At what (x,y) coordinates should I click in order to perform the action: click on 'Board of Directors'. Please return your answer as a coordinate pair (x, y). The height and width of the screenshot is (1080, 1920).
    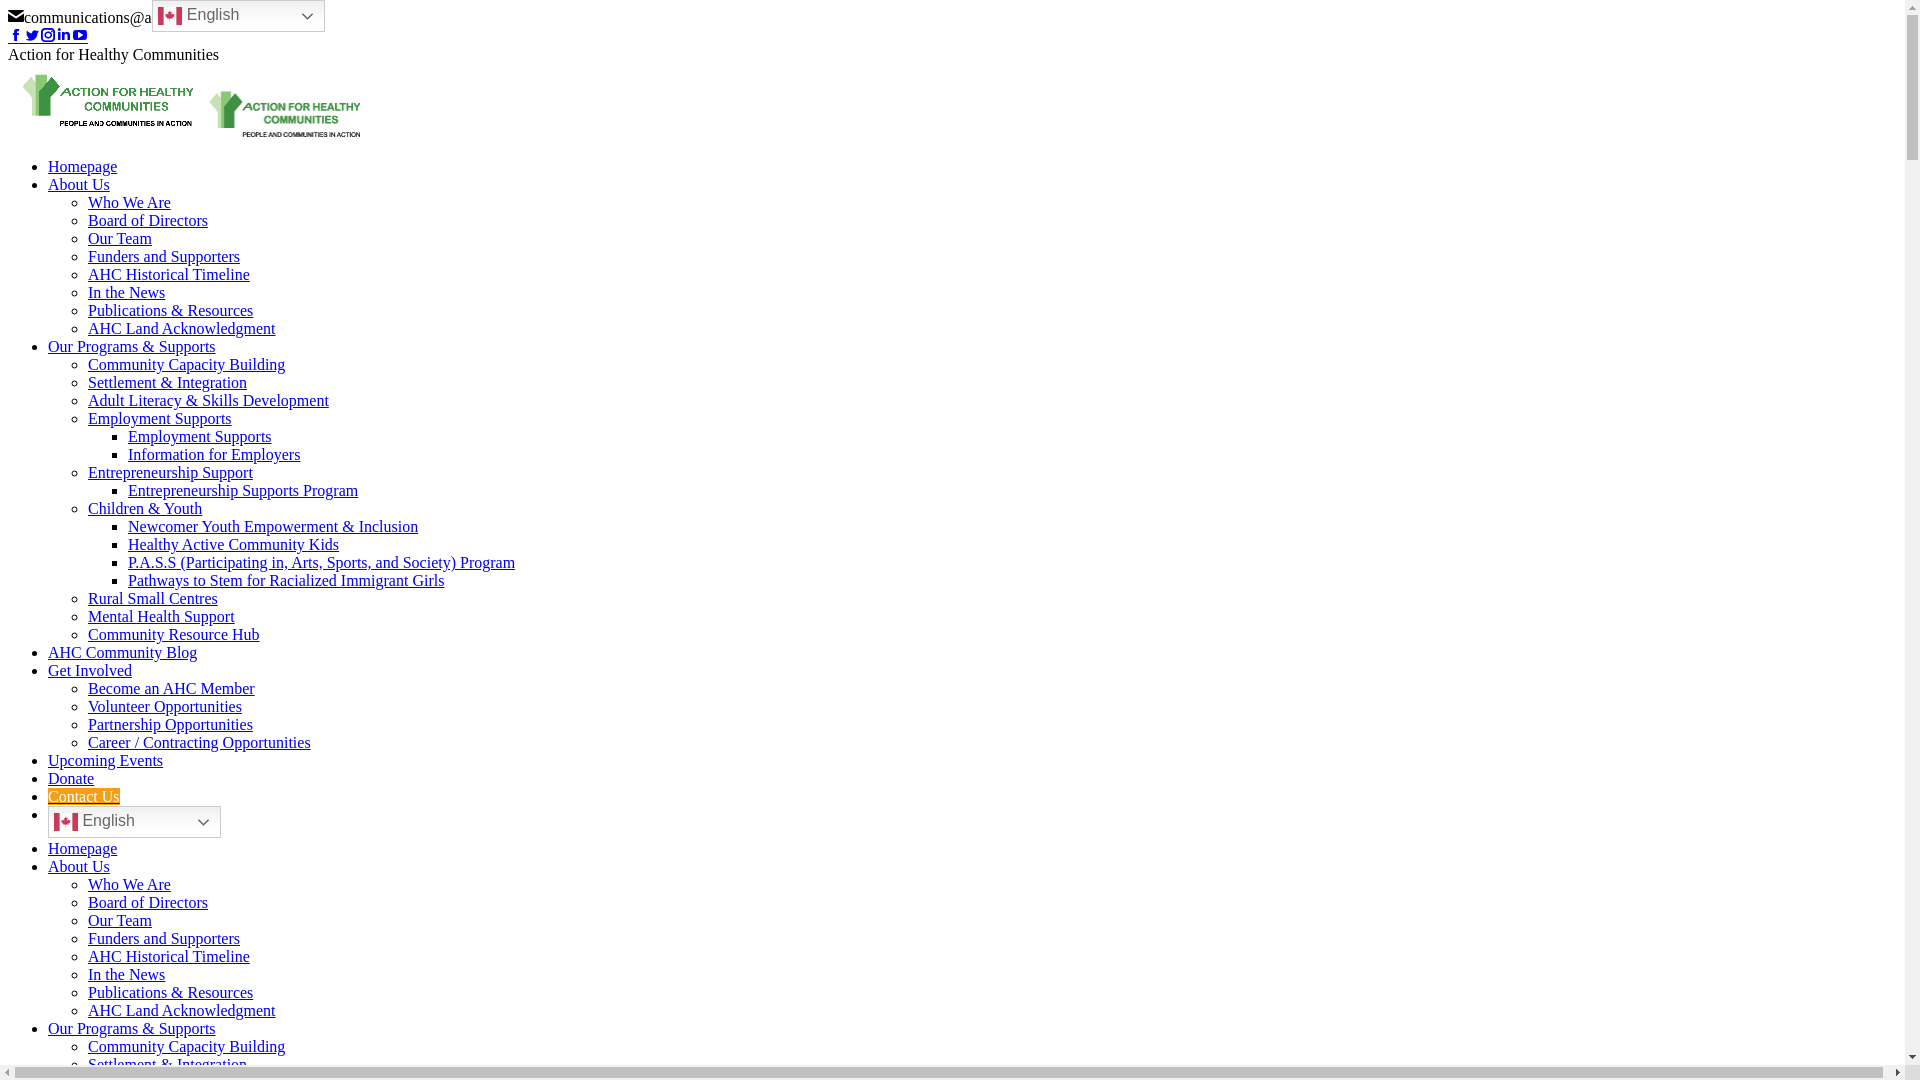
    Looking at the image, I should click on (147, 902).